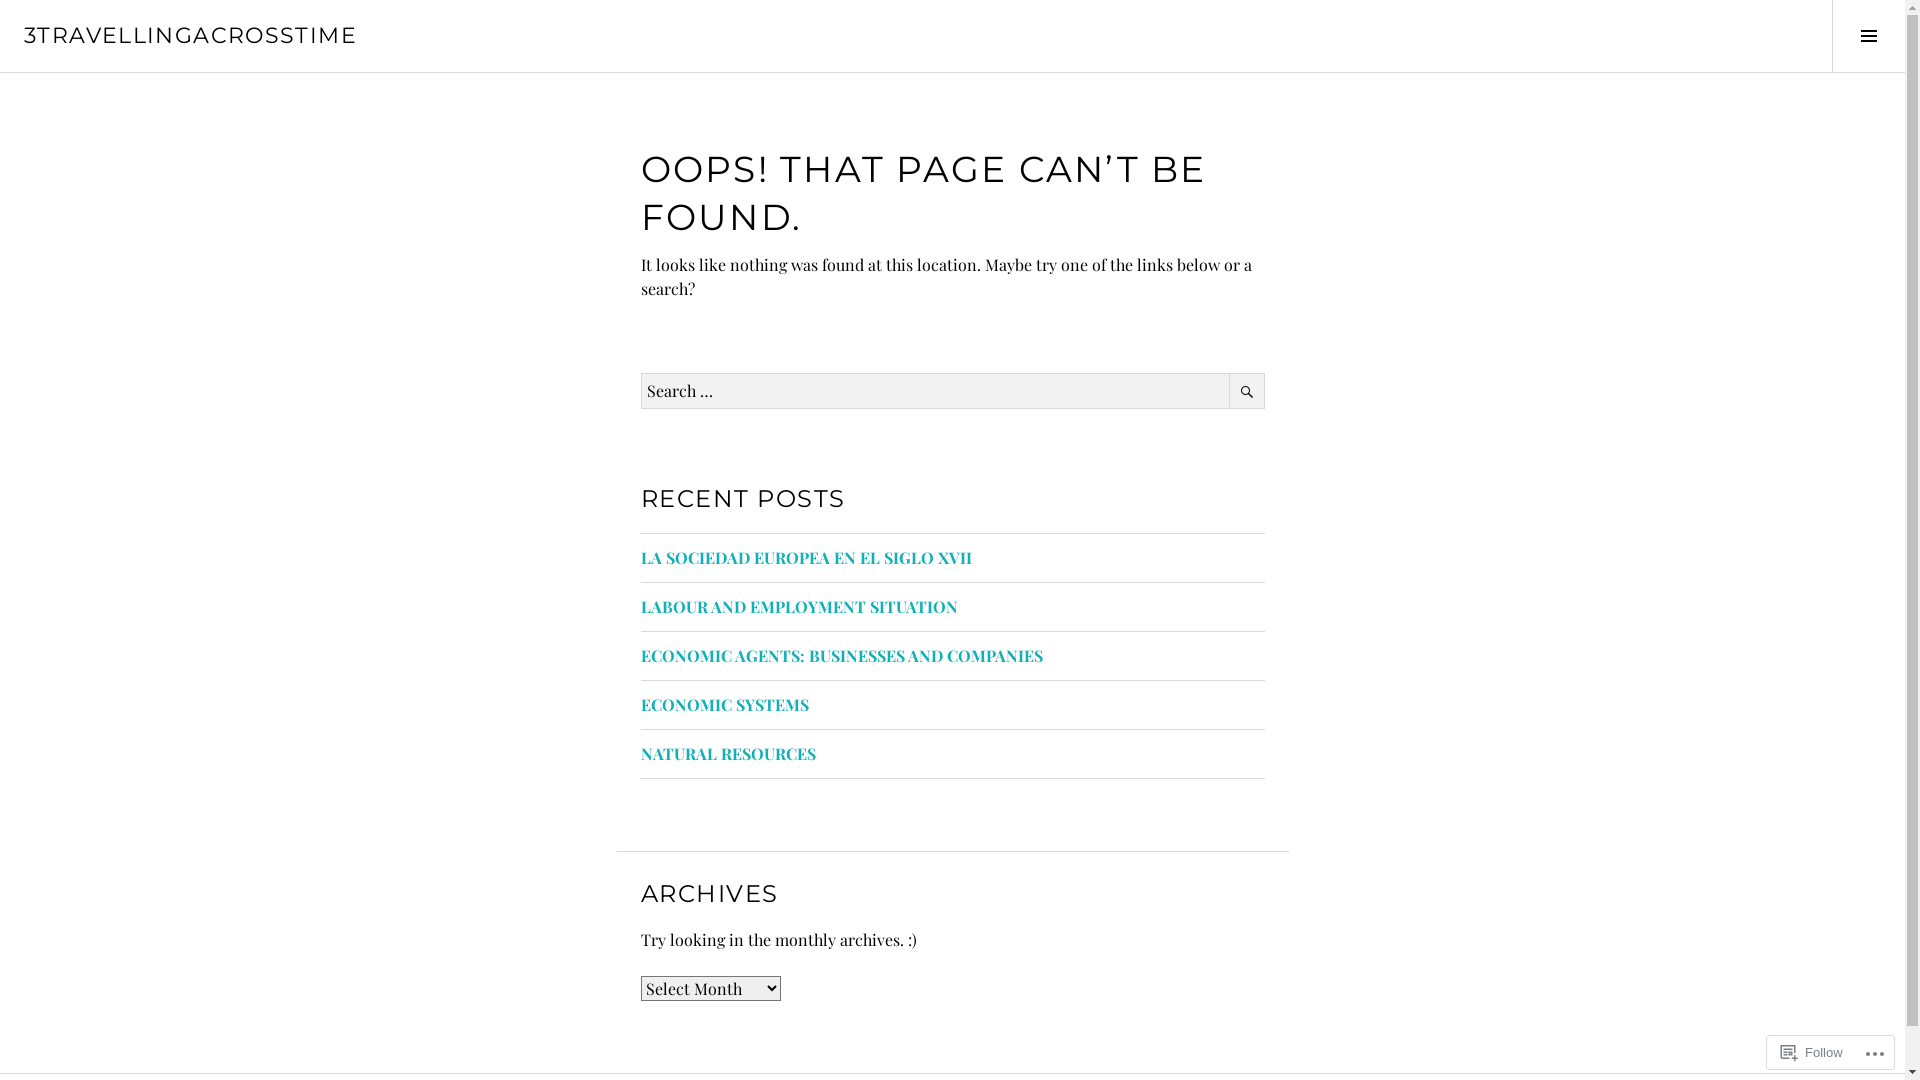  I want to click on 'ECONOMIC SYSTEMS', so click(723, 703).